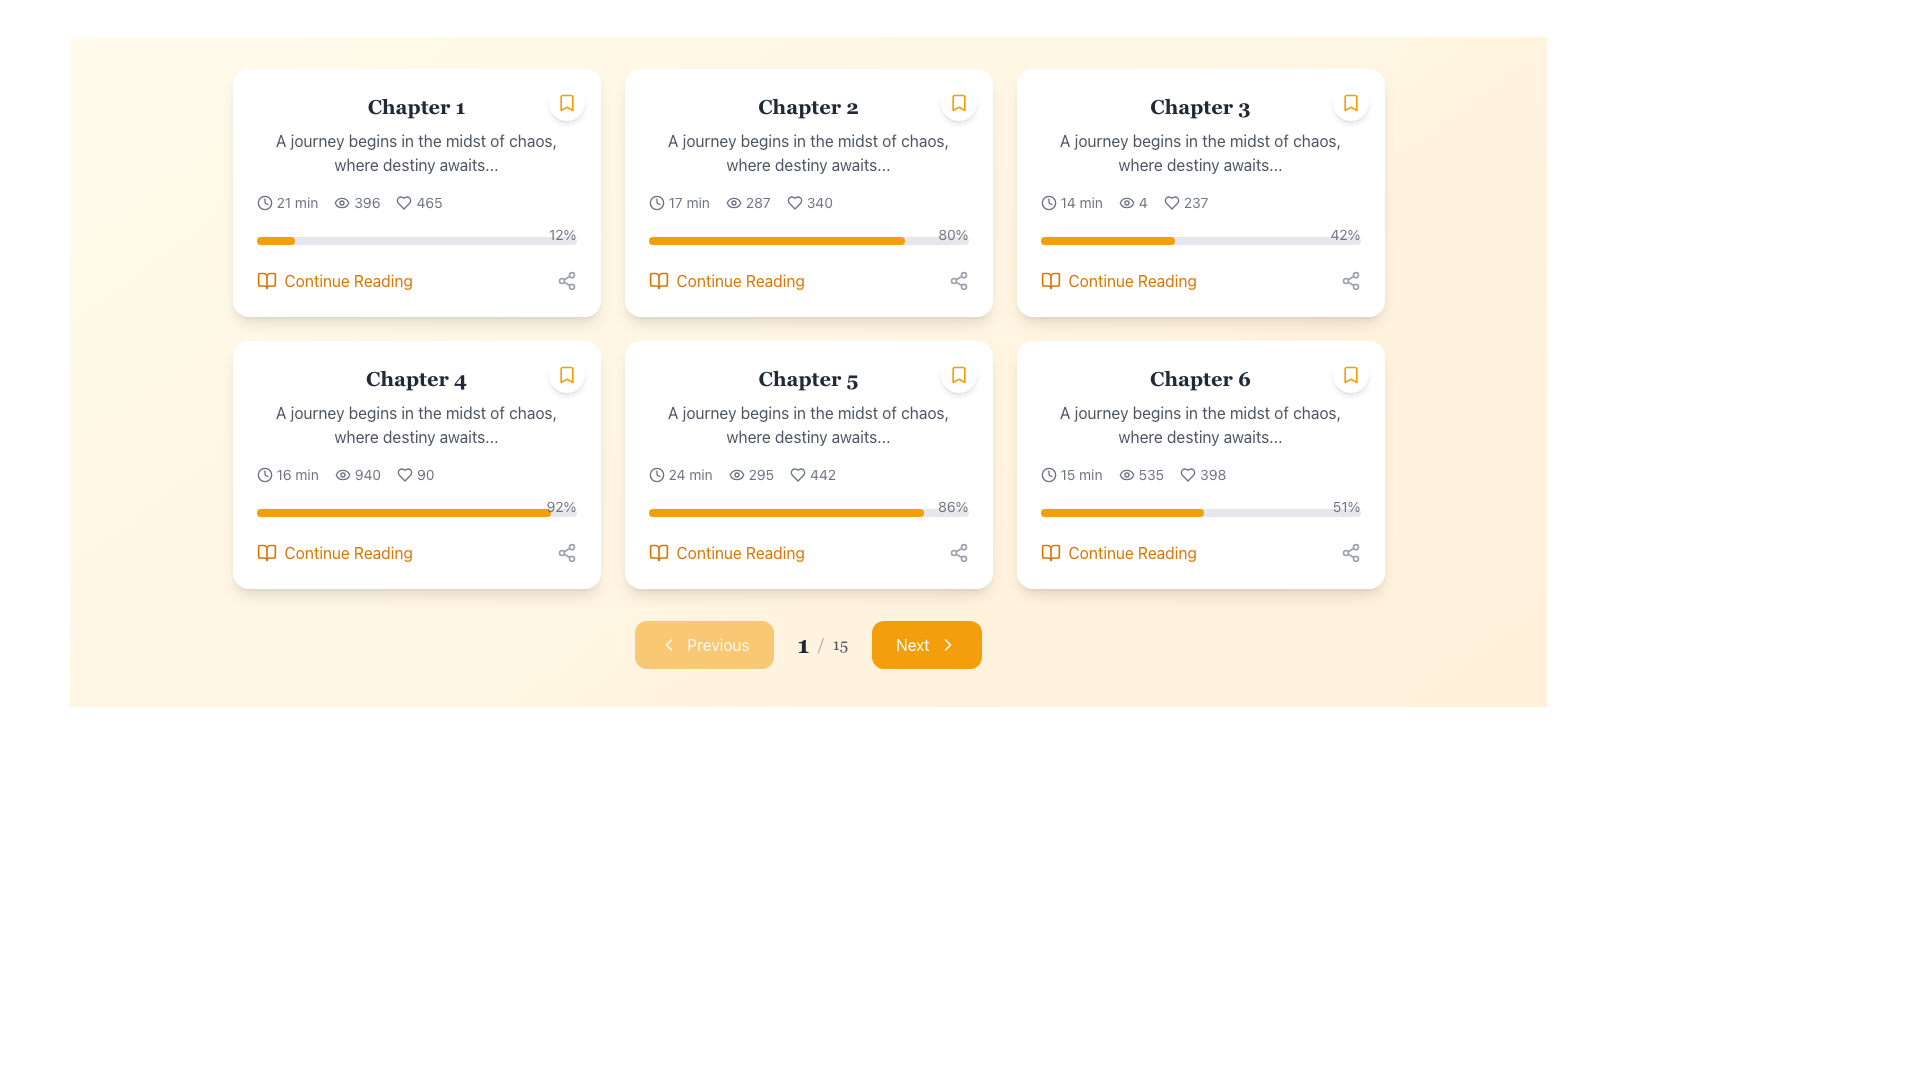 The width and height of the screenshot is (1920, 1080). What do you see at coordinates (265, 281) in the screenshot?
I see `the reading icon located in the bottom left corner of the 'Chapter 1' card, which is adjacent to the 'Continue Reading' text` at bounding box center [265, 281].